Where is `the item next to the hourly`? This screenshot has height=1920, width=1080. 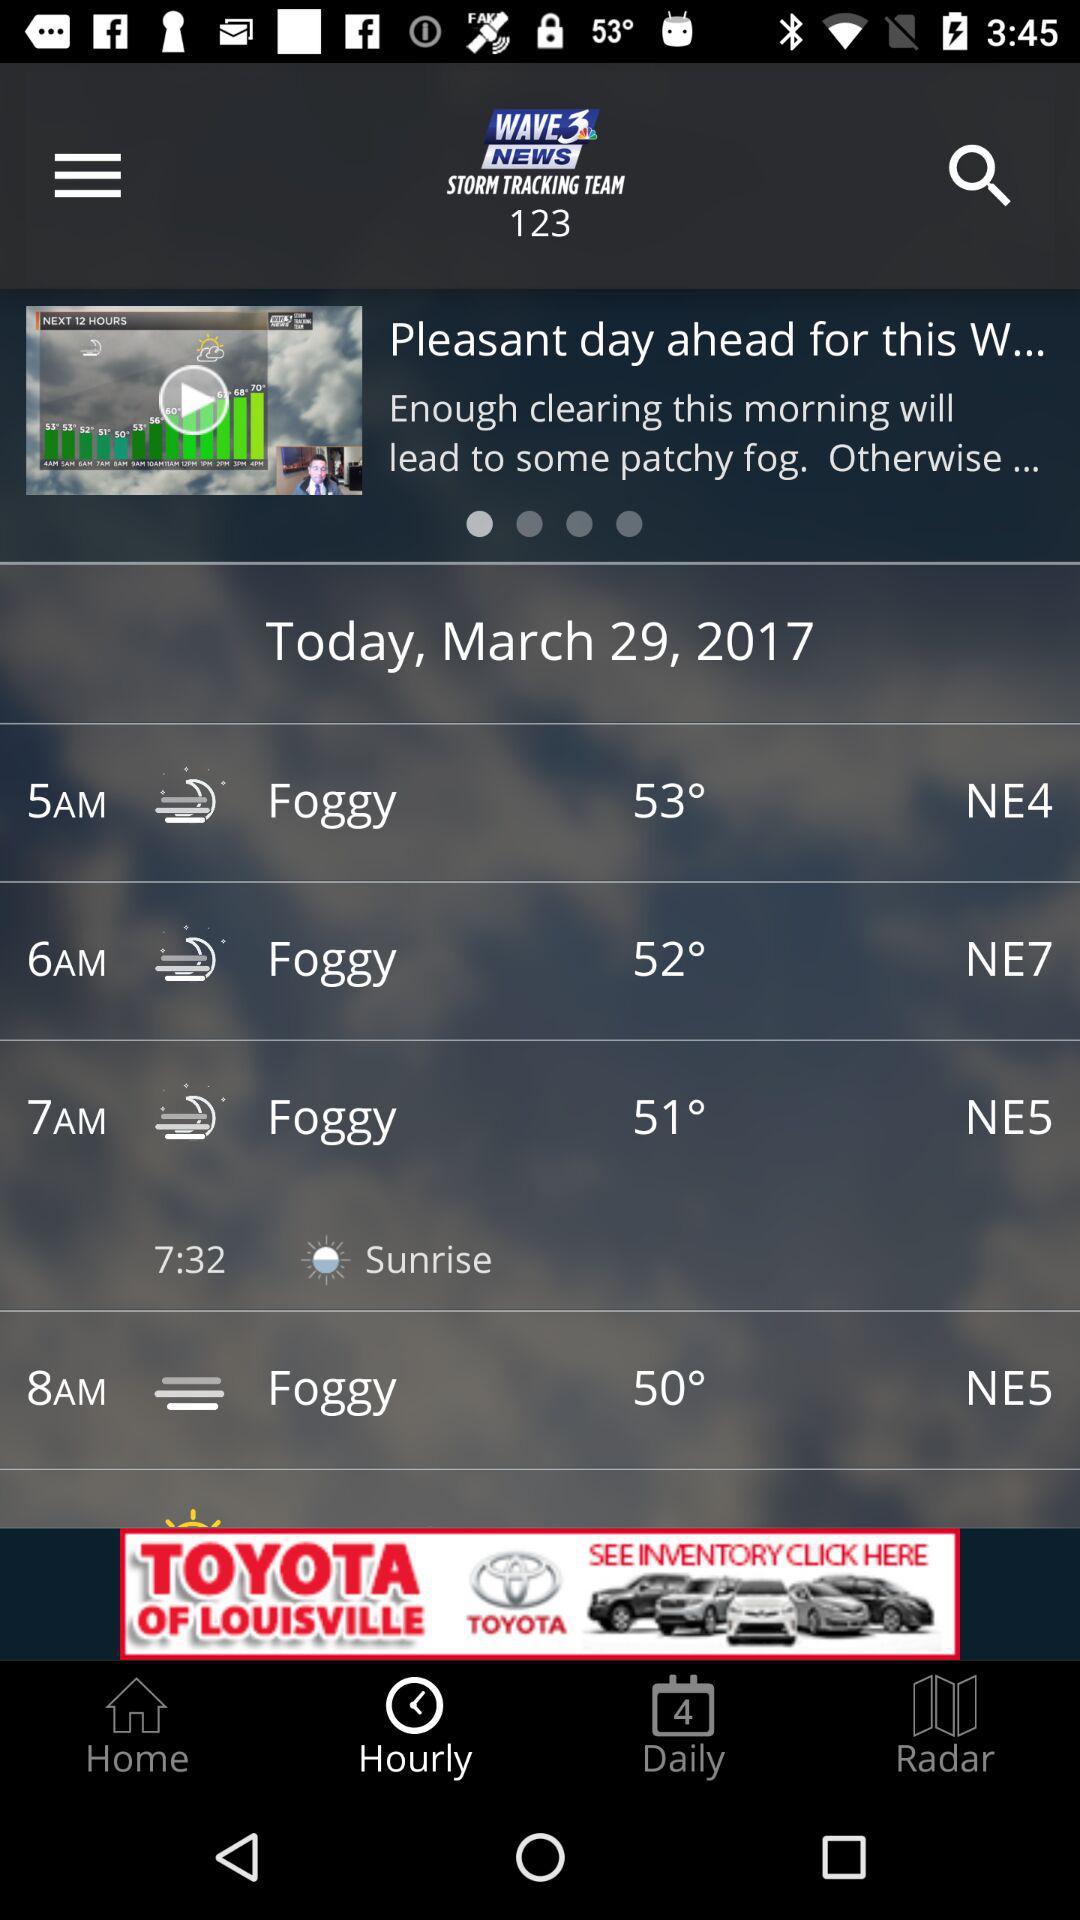
the item next to the hourly is located at coordinates (135, 1726).